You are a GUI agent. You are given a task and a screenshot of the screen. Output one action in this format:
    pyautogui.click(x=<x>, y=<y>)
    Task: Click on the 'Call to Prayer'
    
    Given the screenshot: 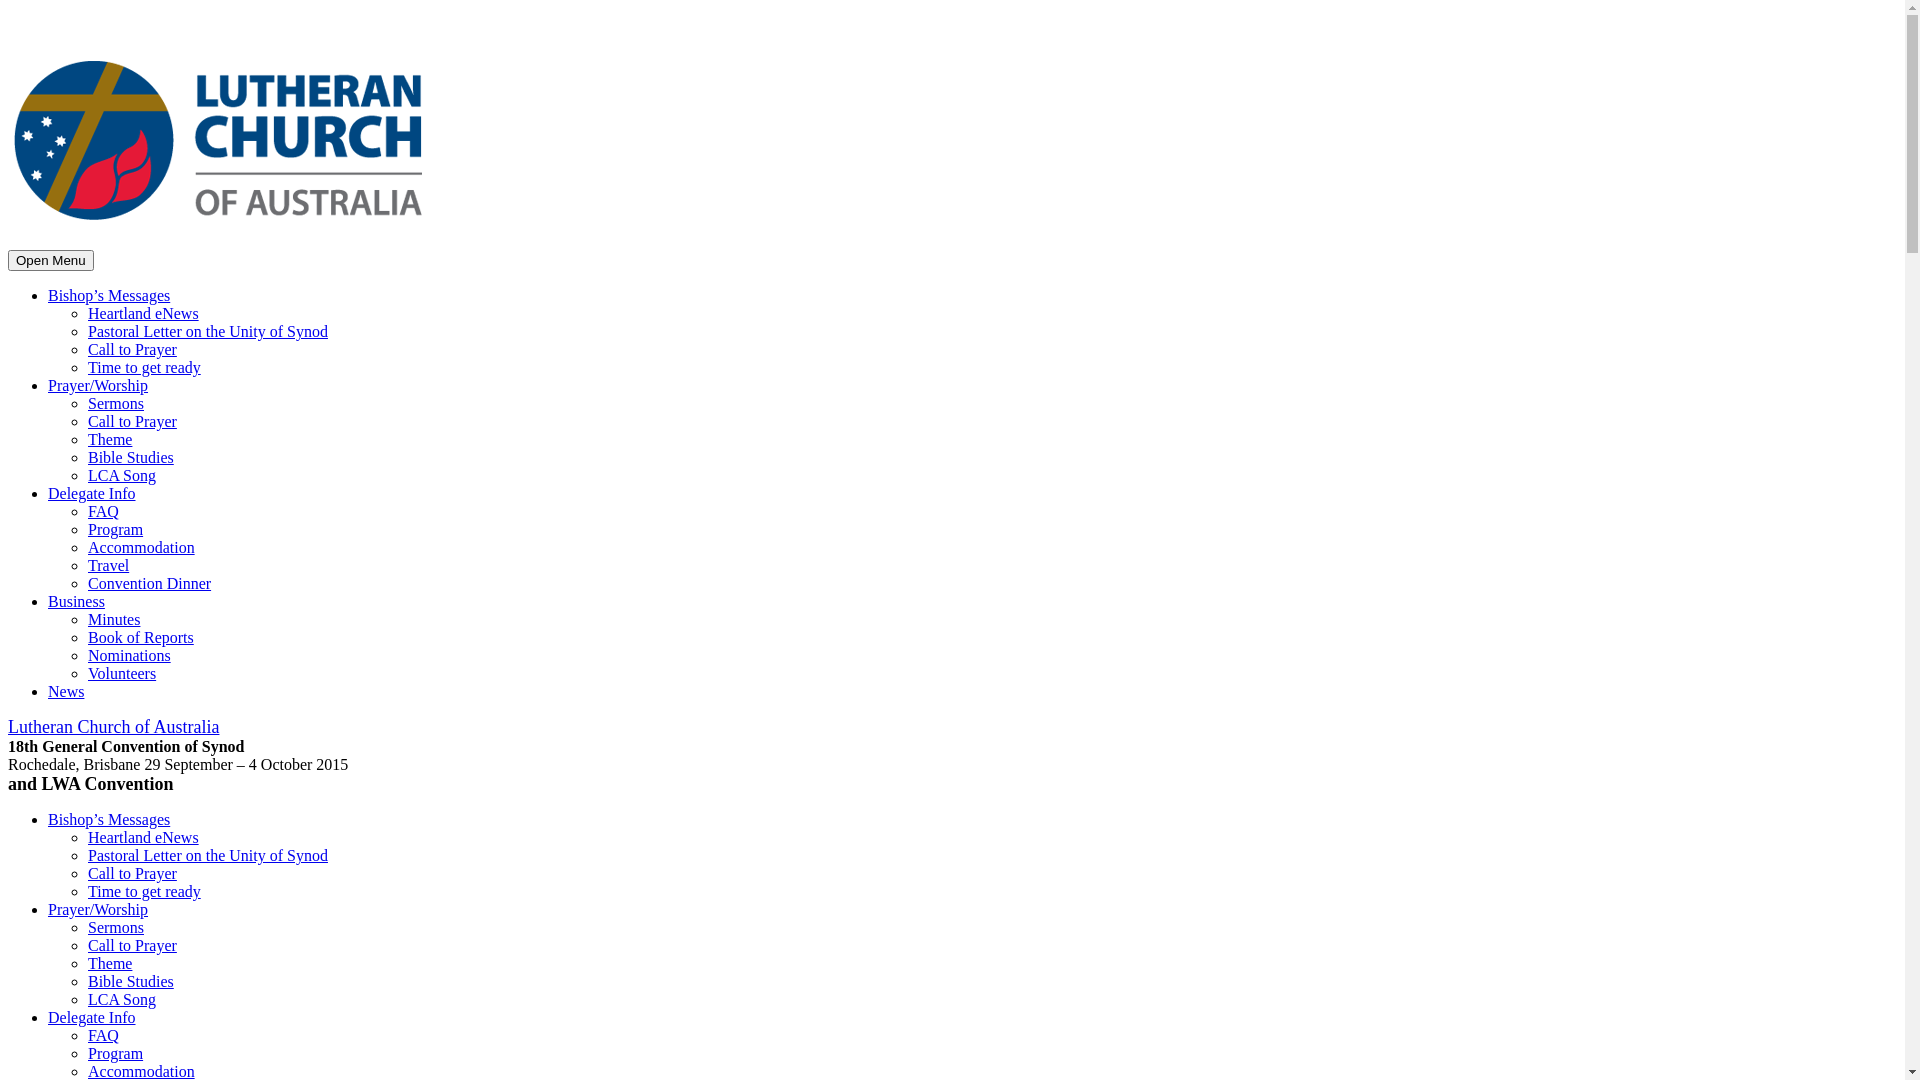 What is the action you would take?
    pyautogui.click(x=131, y=420)
    